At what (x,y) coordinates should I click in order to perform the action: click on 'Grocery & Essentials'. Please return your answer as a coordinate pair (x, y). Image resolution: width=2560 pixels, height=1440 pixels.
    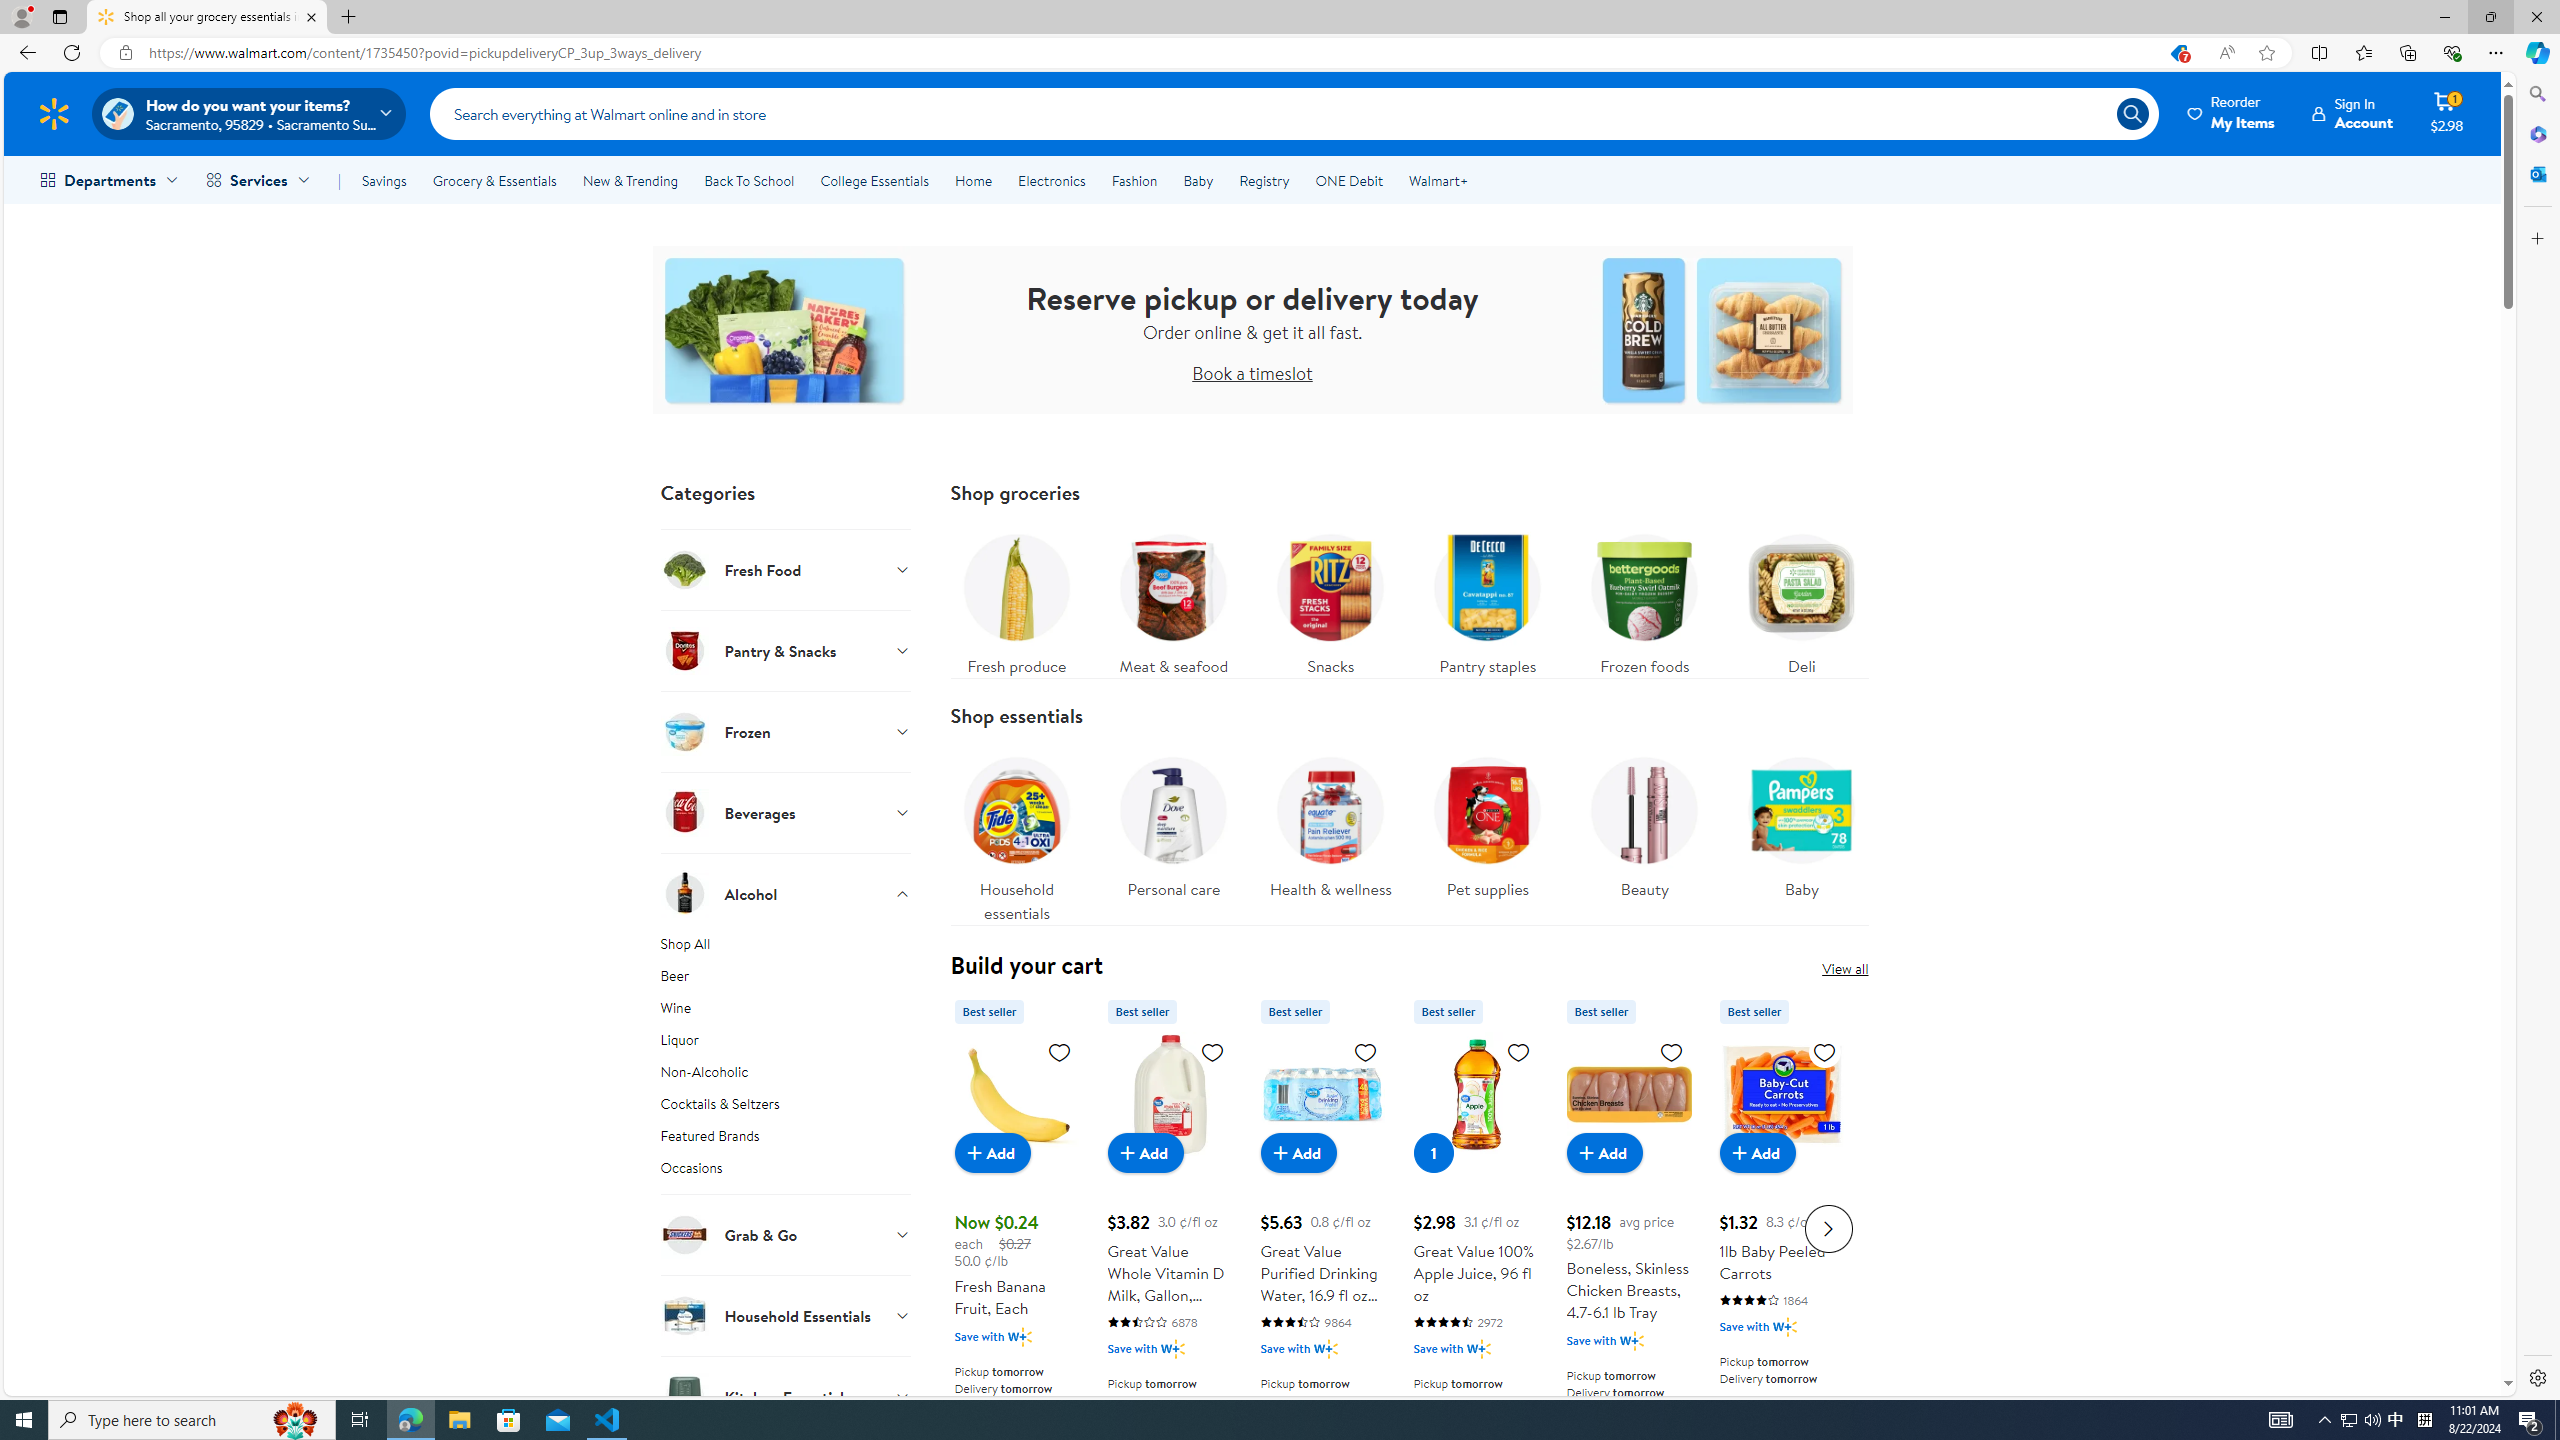
    Looking at the image, I should click on (493, 180).